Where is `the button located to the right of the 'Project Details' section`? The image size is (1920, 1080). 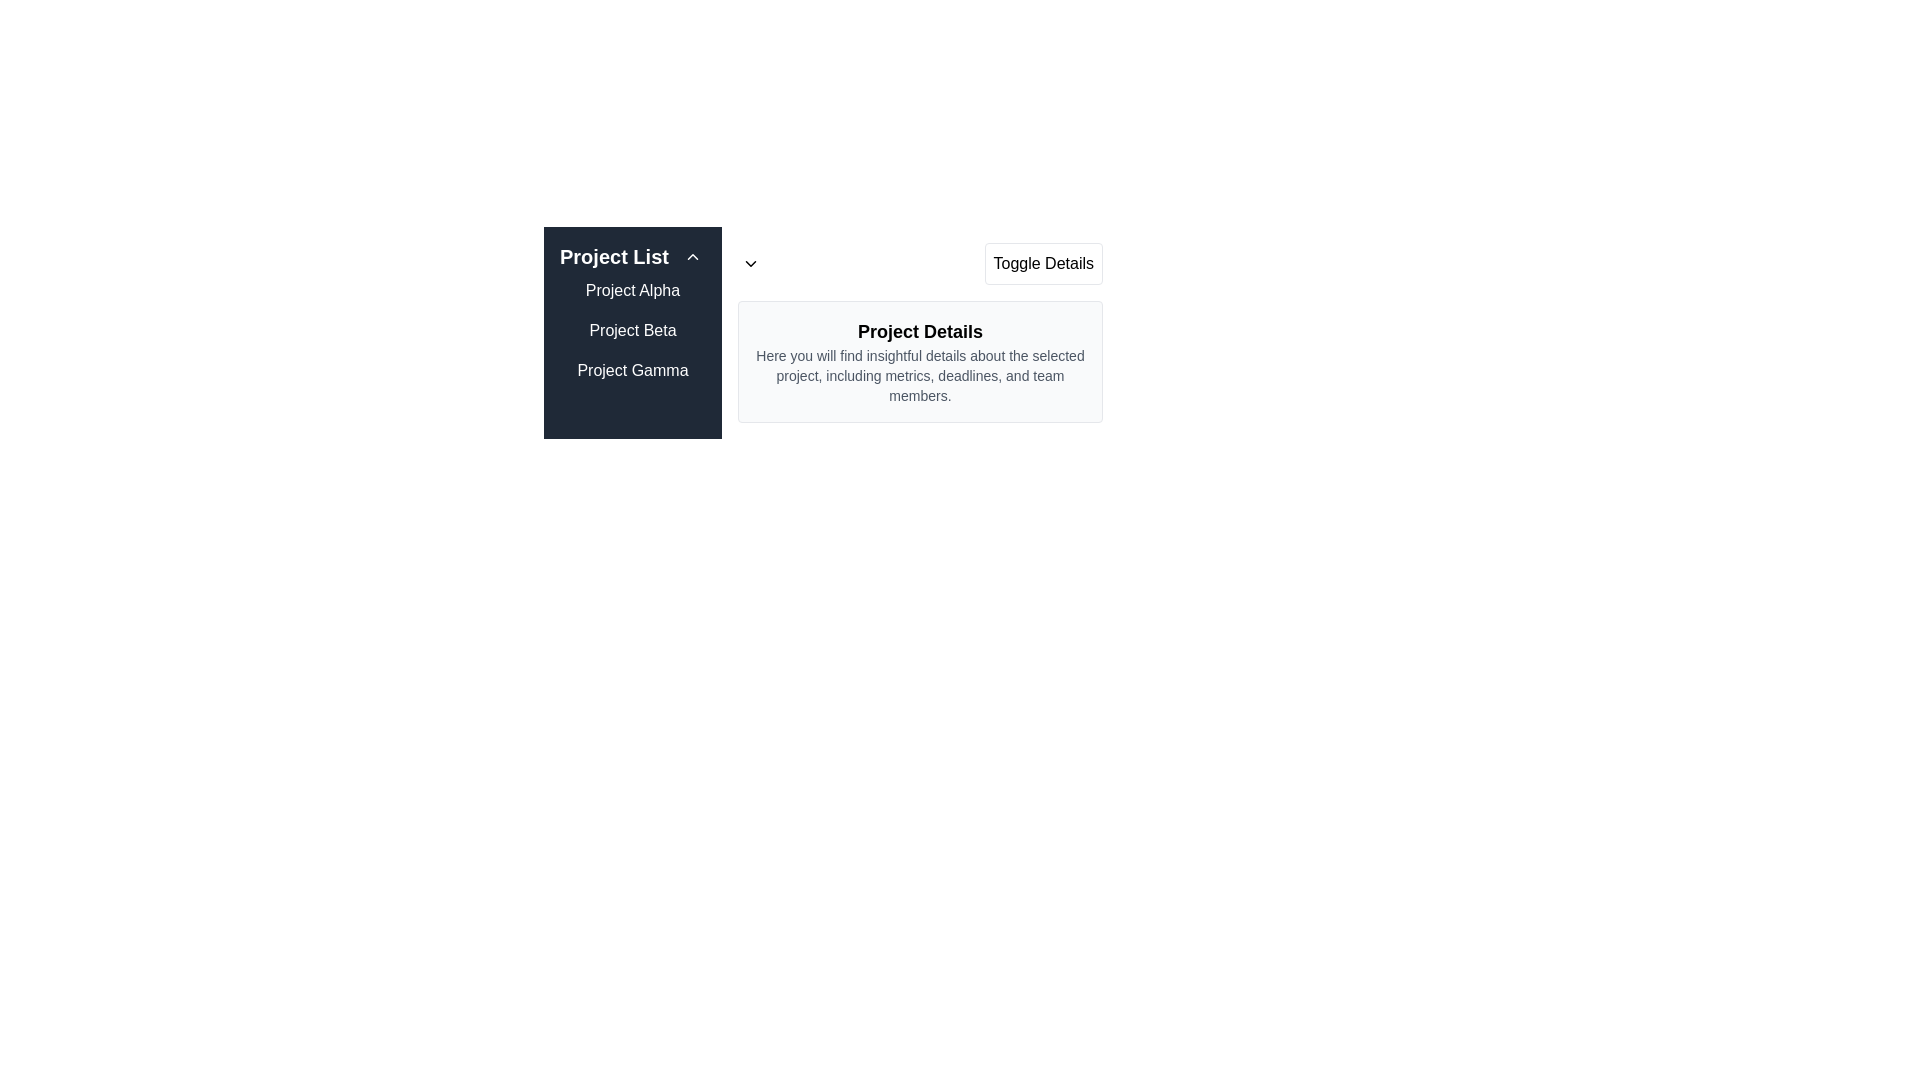
the button located to the right of the 'Project Details' section is located at coordinates (1042, 262).